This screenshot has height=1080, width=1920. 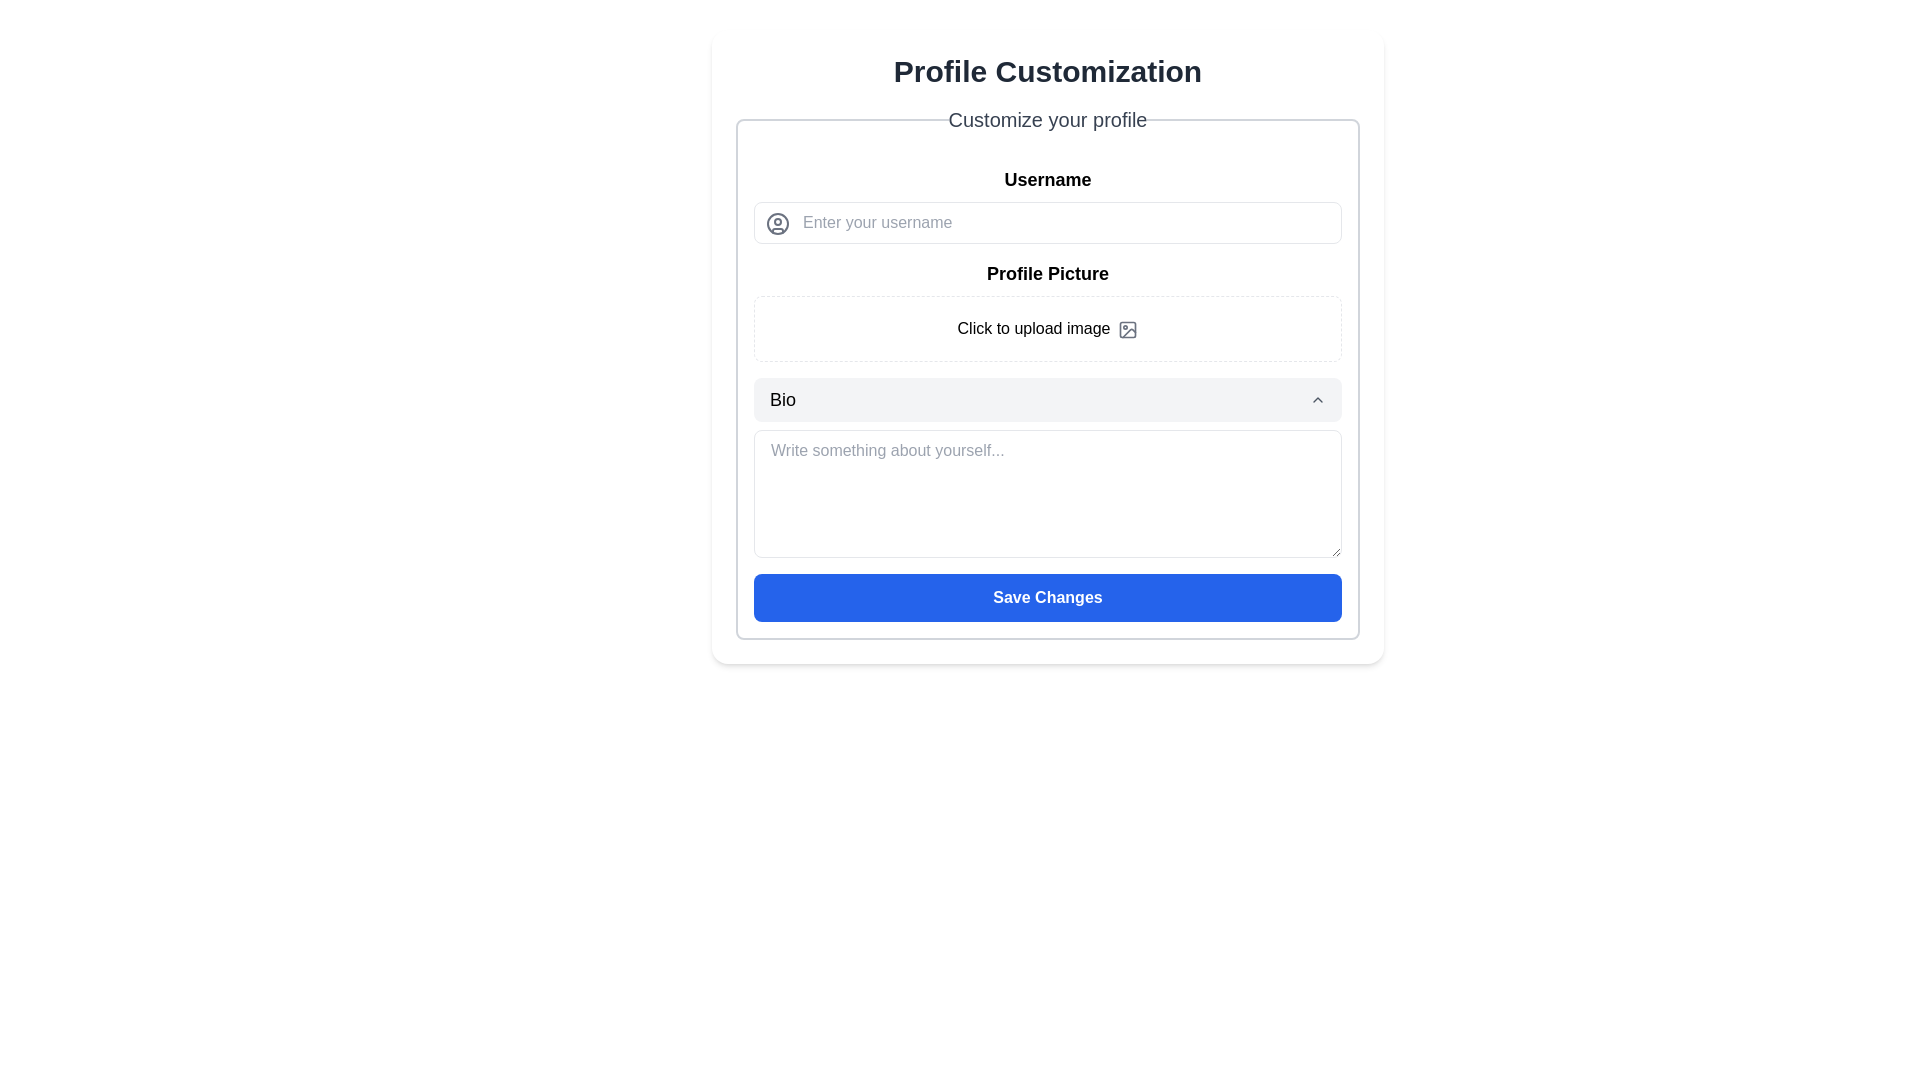 I want to click on the 'Bio' text label, which is styled in bold font and located on the left side of a light gray horizontal bar below the 'Profile Picture' section, so click(x=781, y=400).